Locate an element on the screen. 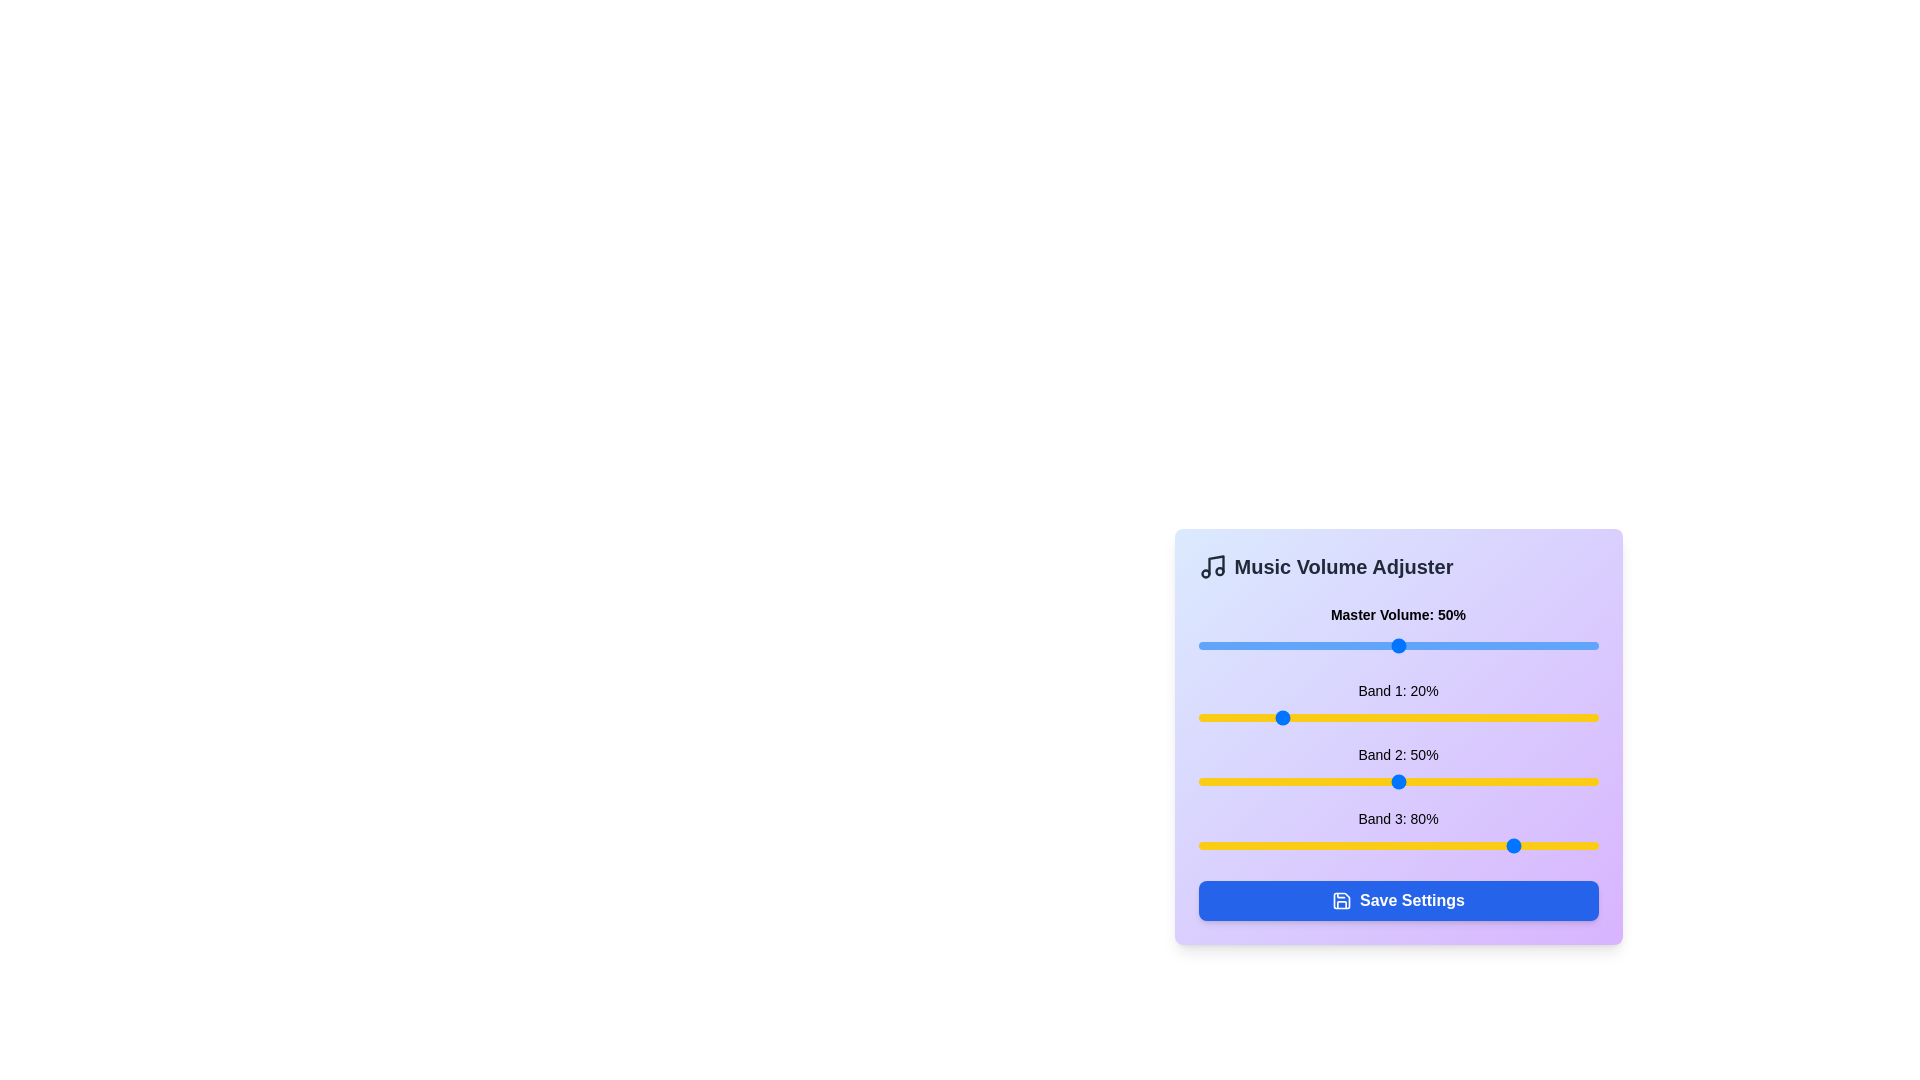 Image resolution: width=1920 pixels, height=1080 pixels. Band 1 is located at coordinates (1217, 716).